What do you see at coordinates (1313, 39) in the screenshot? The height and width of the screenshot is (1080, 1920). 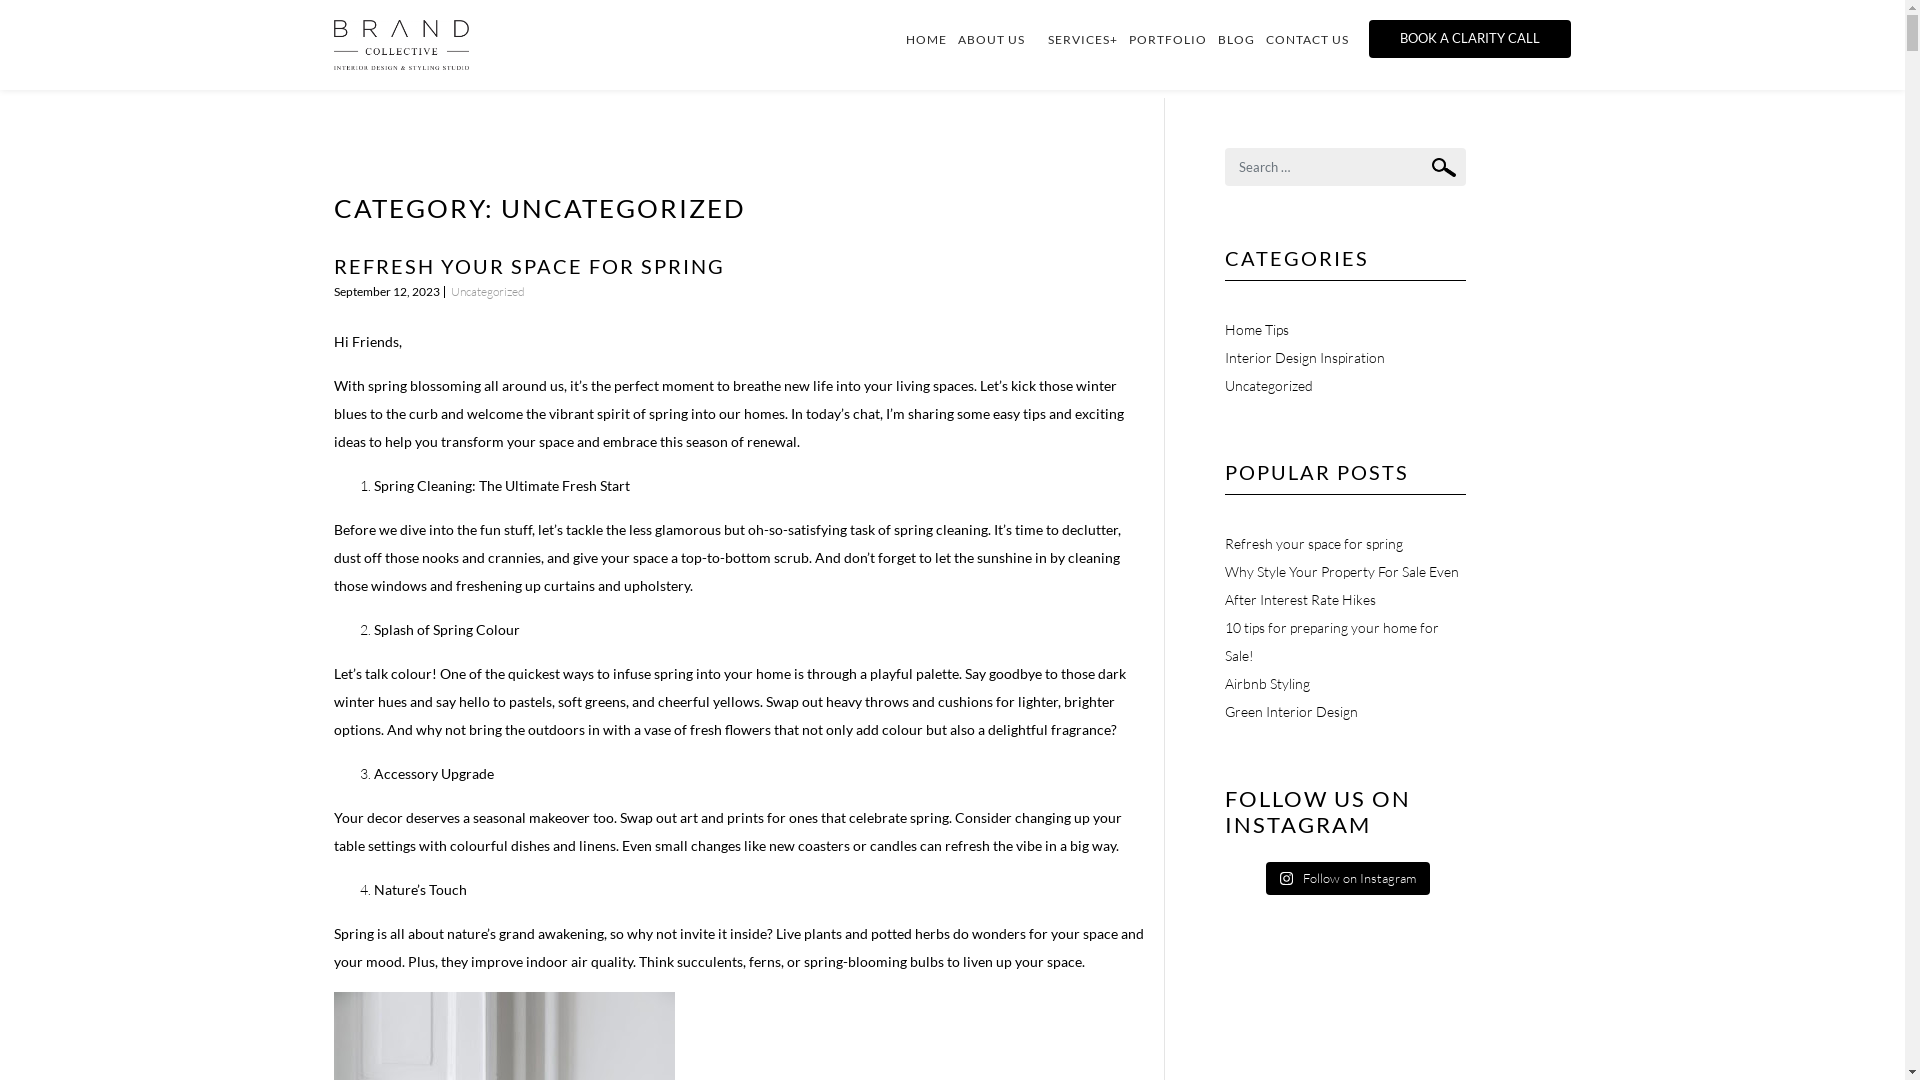 I see `'CONTACT US'` at bounding box center [1313, 39].